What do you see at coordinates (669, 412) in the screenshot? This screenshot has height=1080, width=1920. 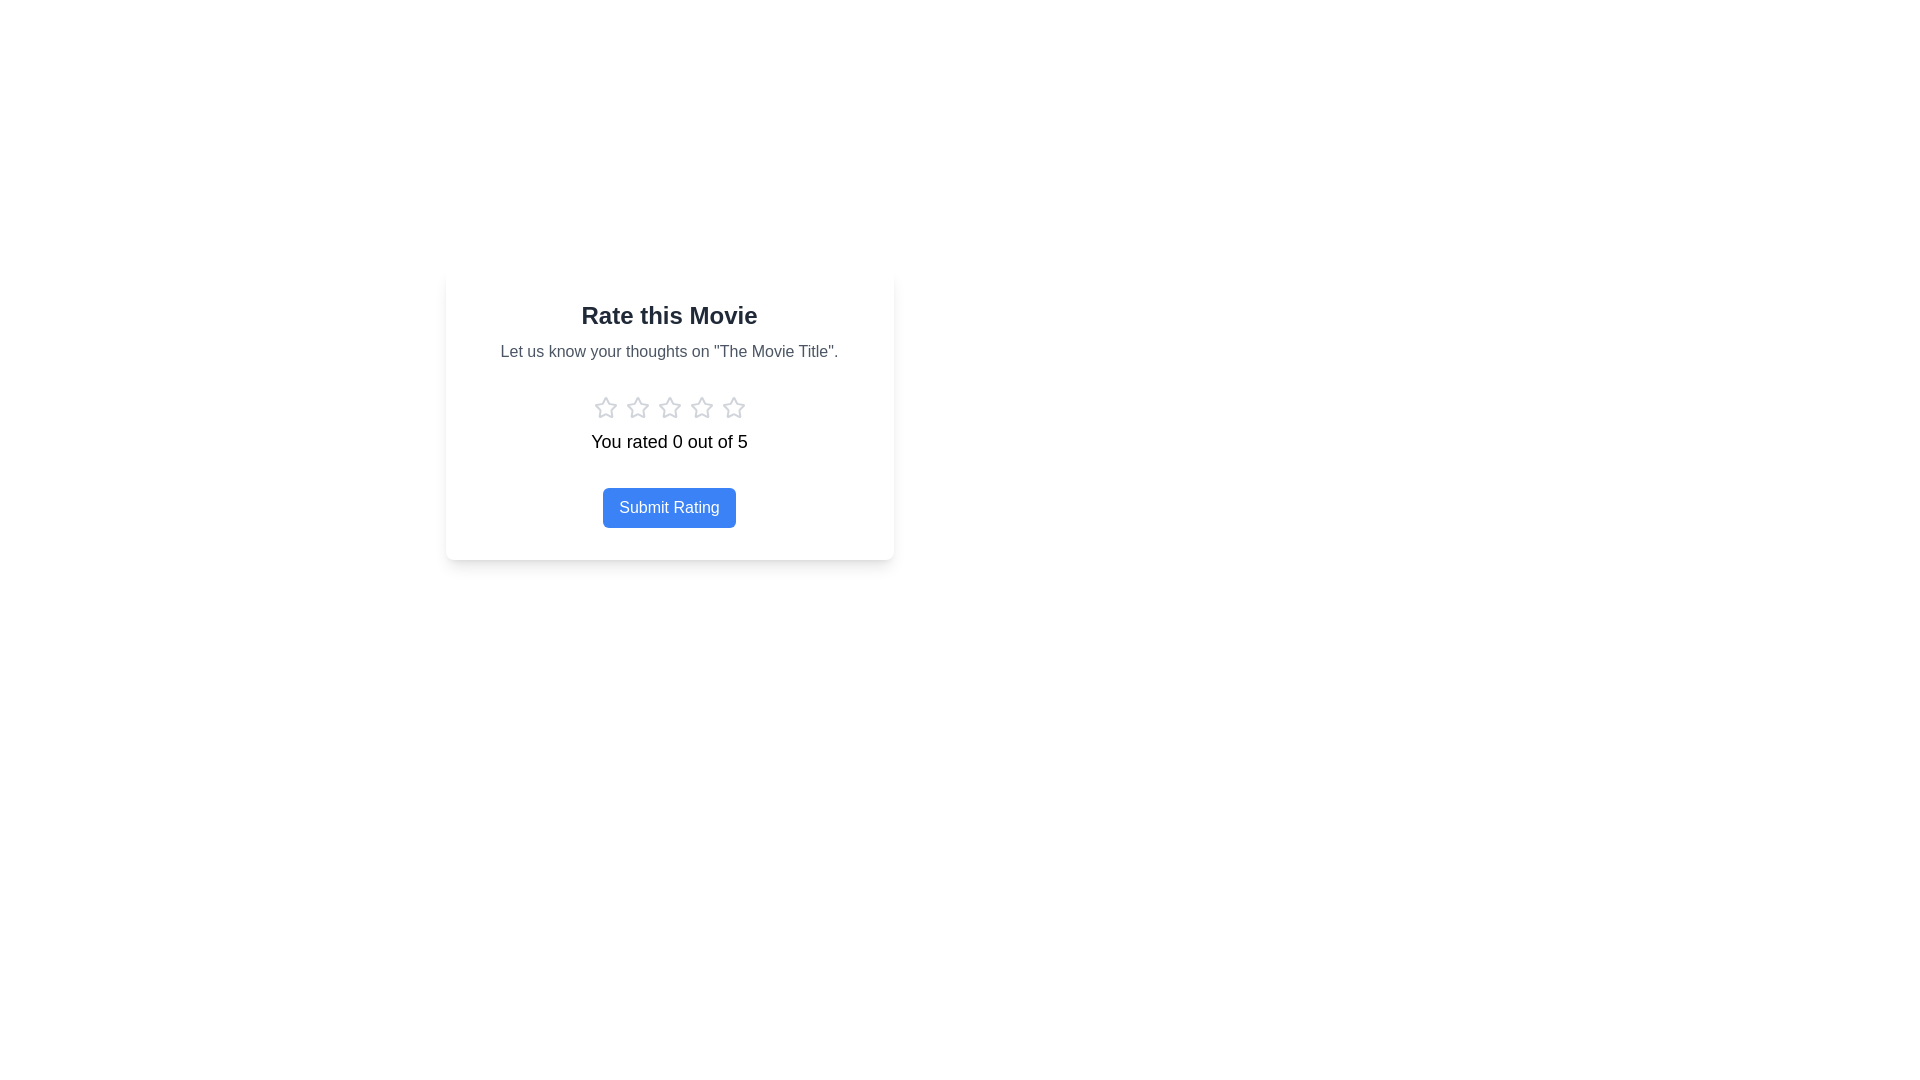 I see `the third five-pointed star icon, which is styled in light gray` at bounding box center [669, 412].